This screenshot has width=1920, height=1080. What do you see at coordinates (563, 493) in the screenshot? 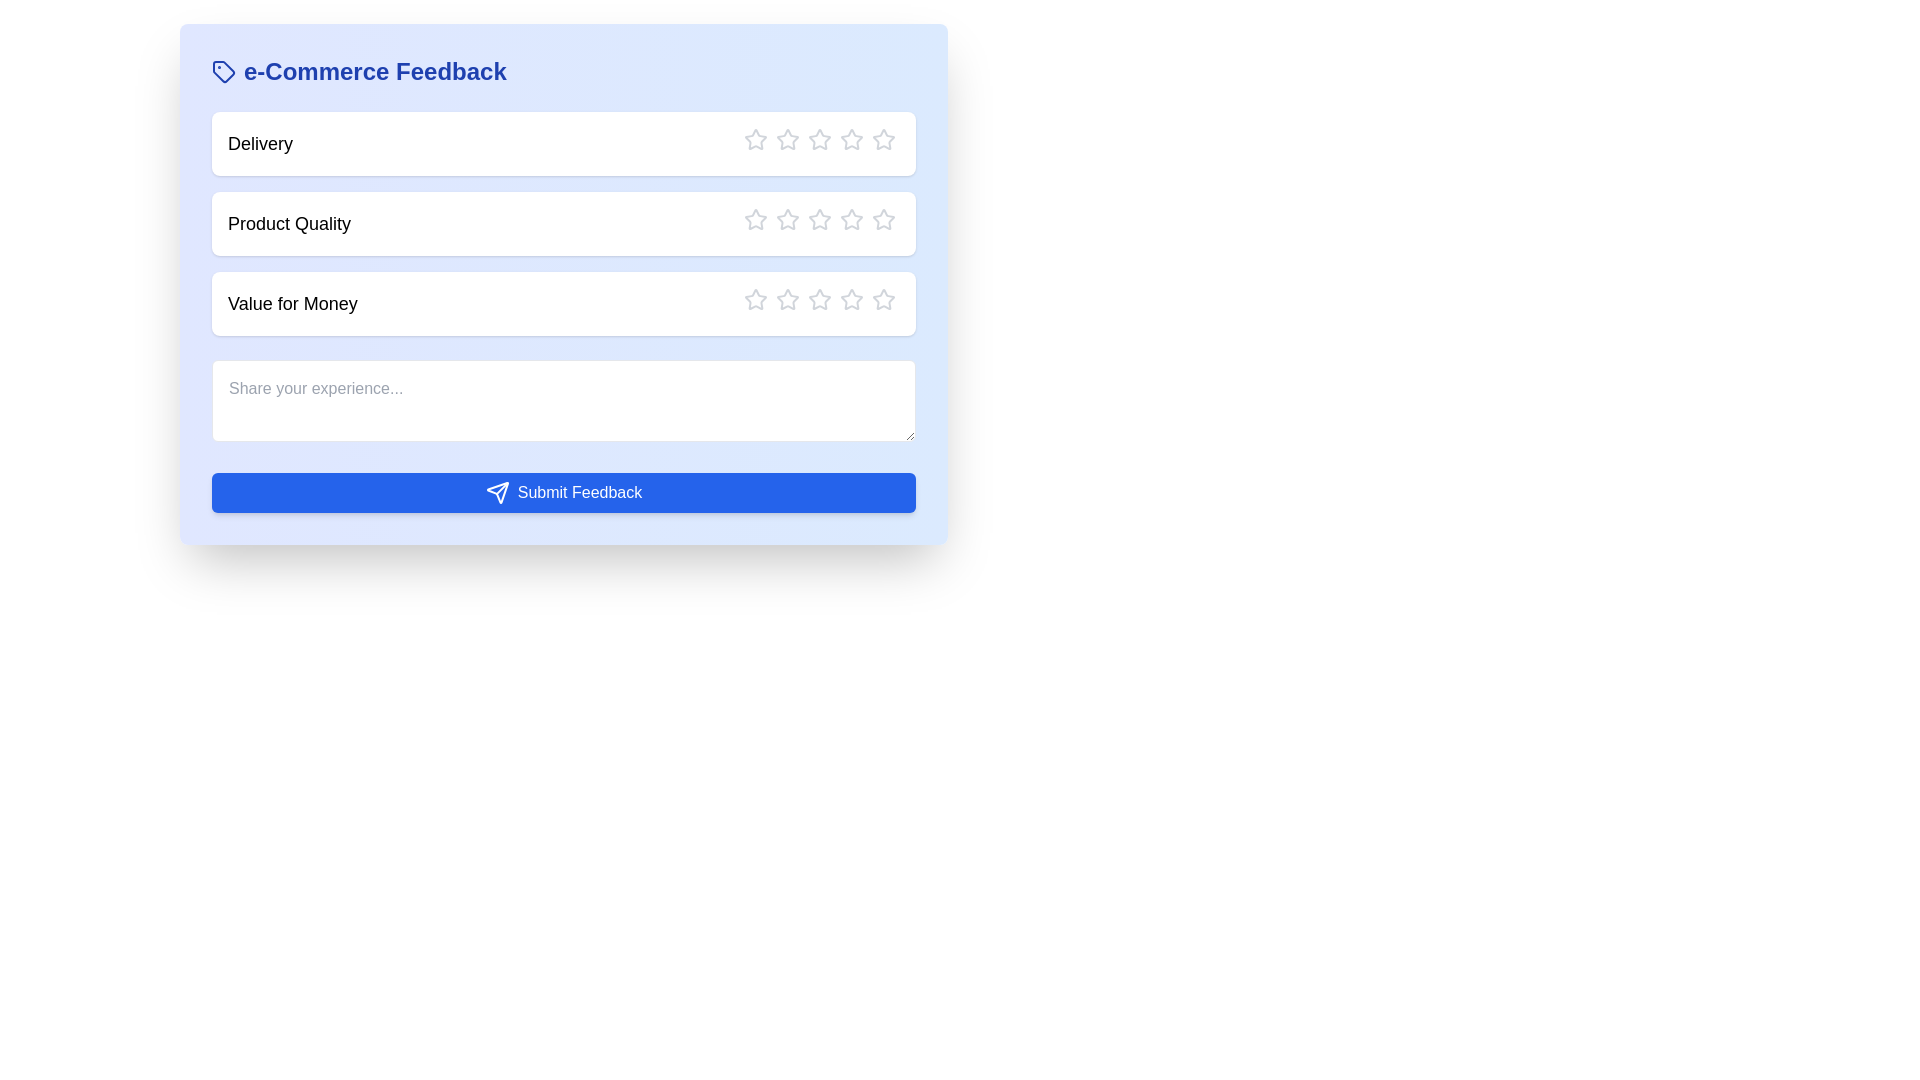
I see `the 'Submit Feedback' button` at bounding box center [563, 493].